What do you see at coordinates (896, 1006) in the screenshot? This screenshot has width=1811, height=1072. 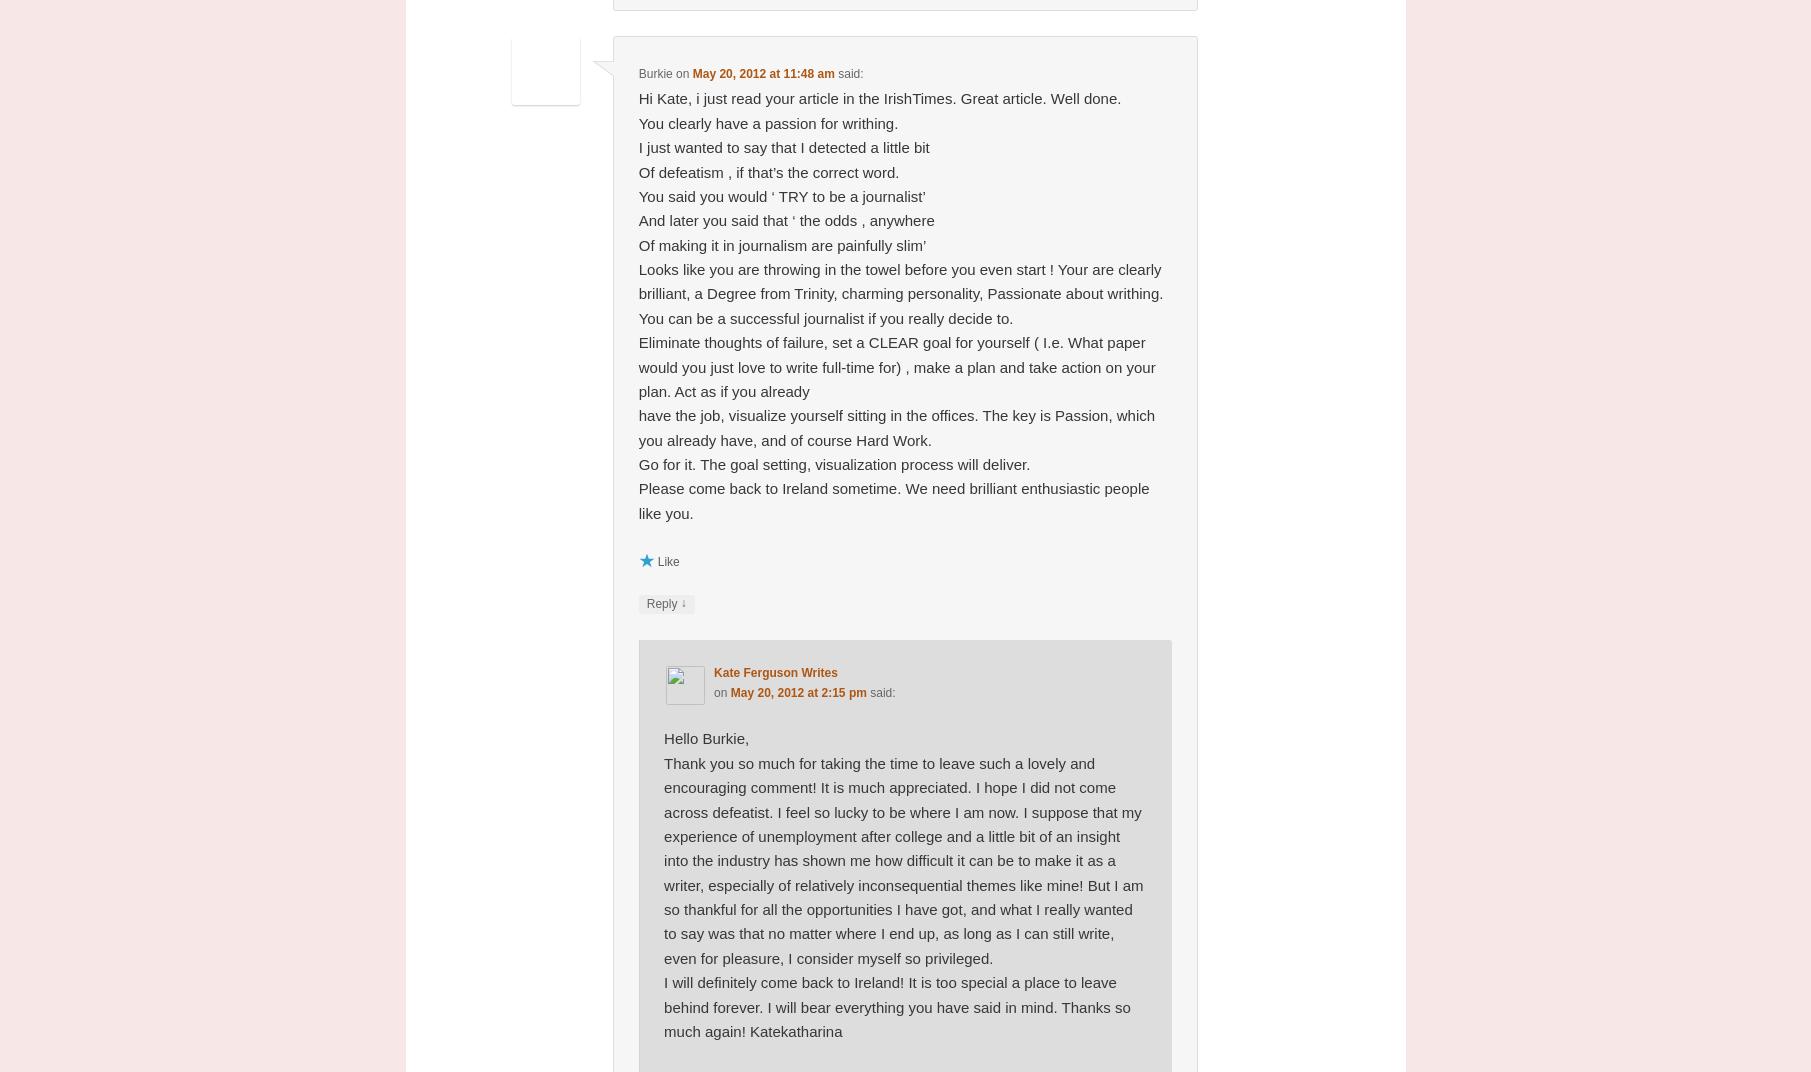 I see `'I will definitely come back to Ireland! It is too special a place to leave behind forever. I will bear everything you have said in mind. Thanks so much again! Katekatharina'` at bounding box center [896, 1006].